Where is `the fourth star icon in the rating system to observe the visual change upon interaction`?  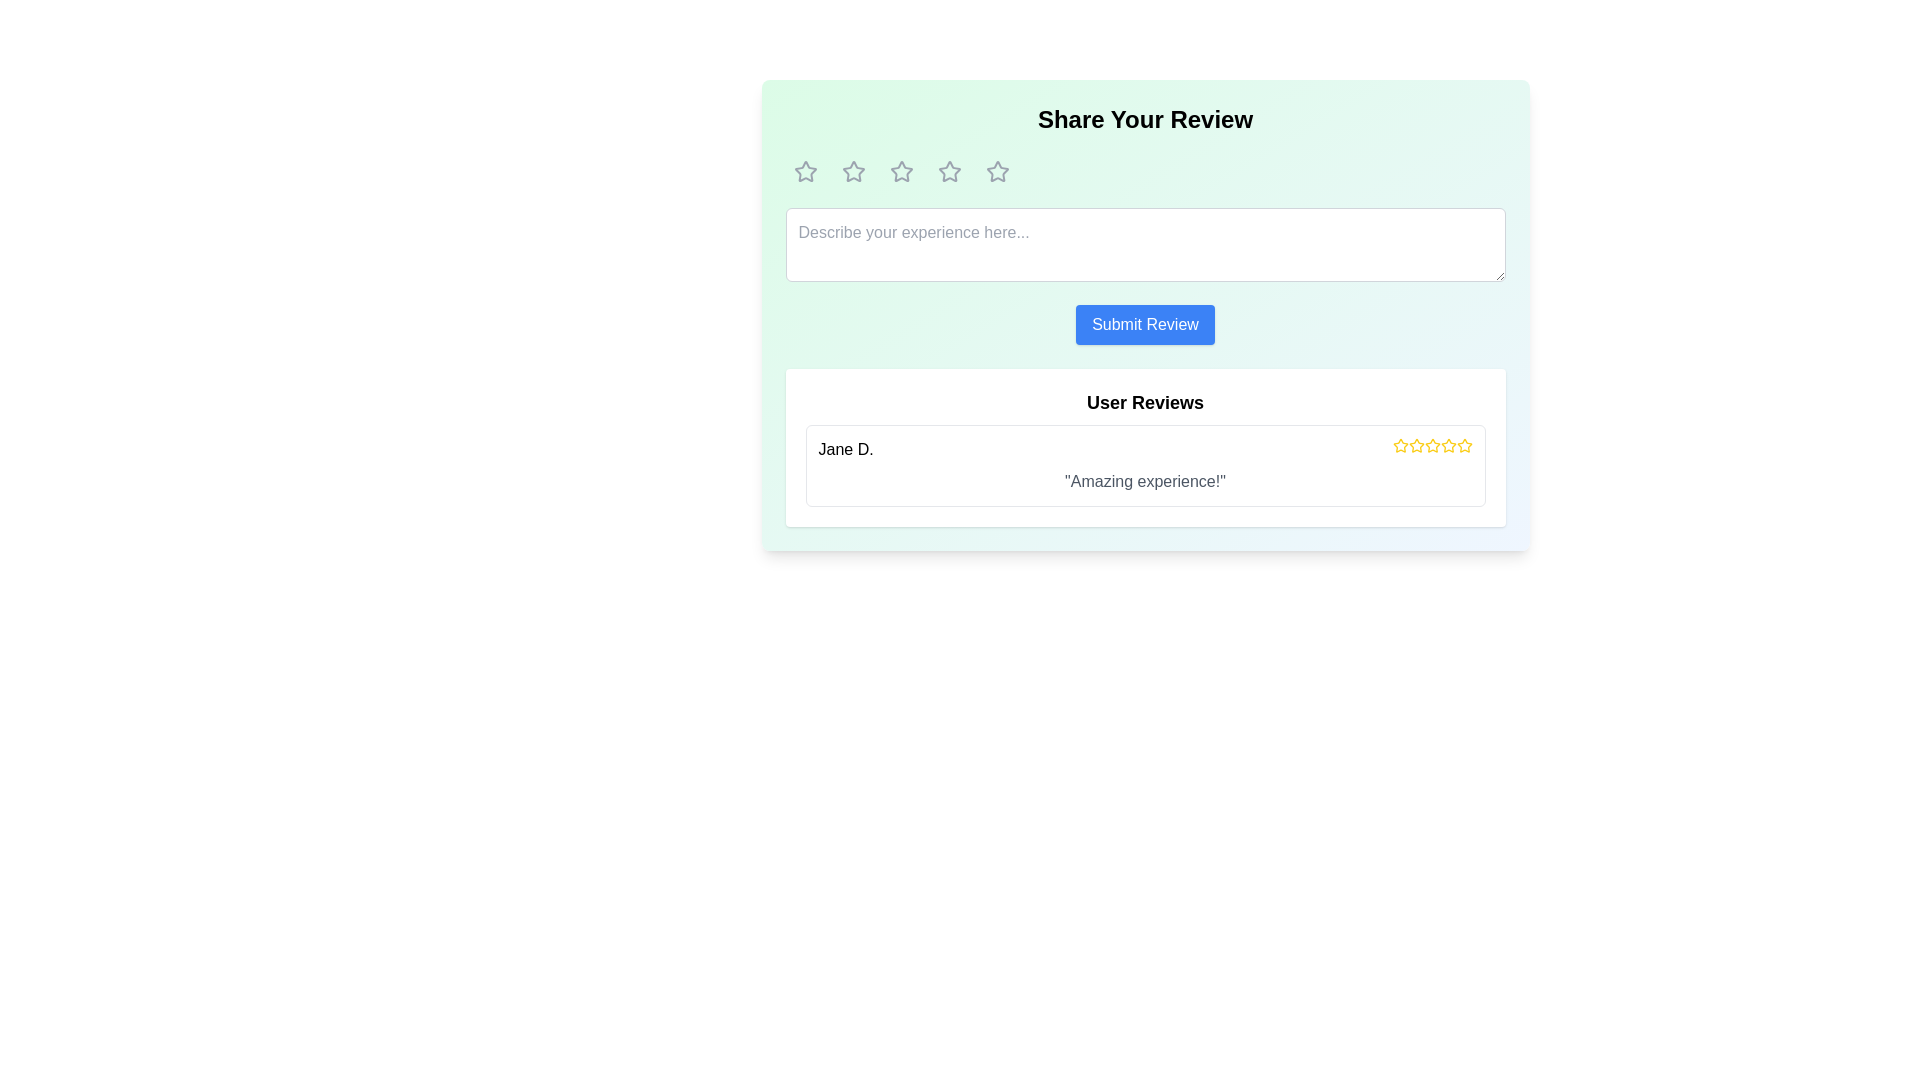
the fourth star icon in the rating system to observe the visual change upon interaction is located at coordinates (948, 171).